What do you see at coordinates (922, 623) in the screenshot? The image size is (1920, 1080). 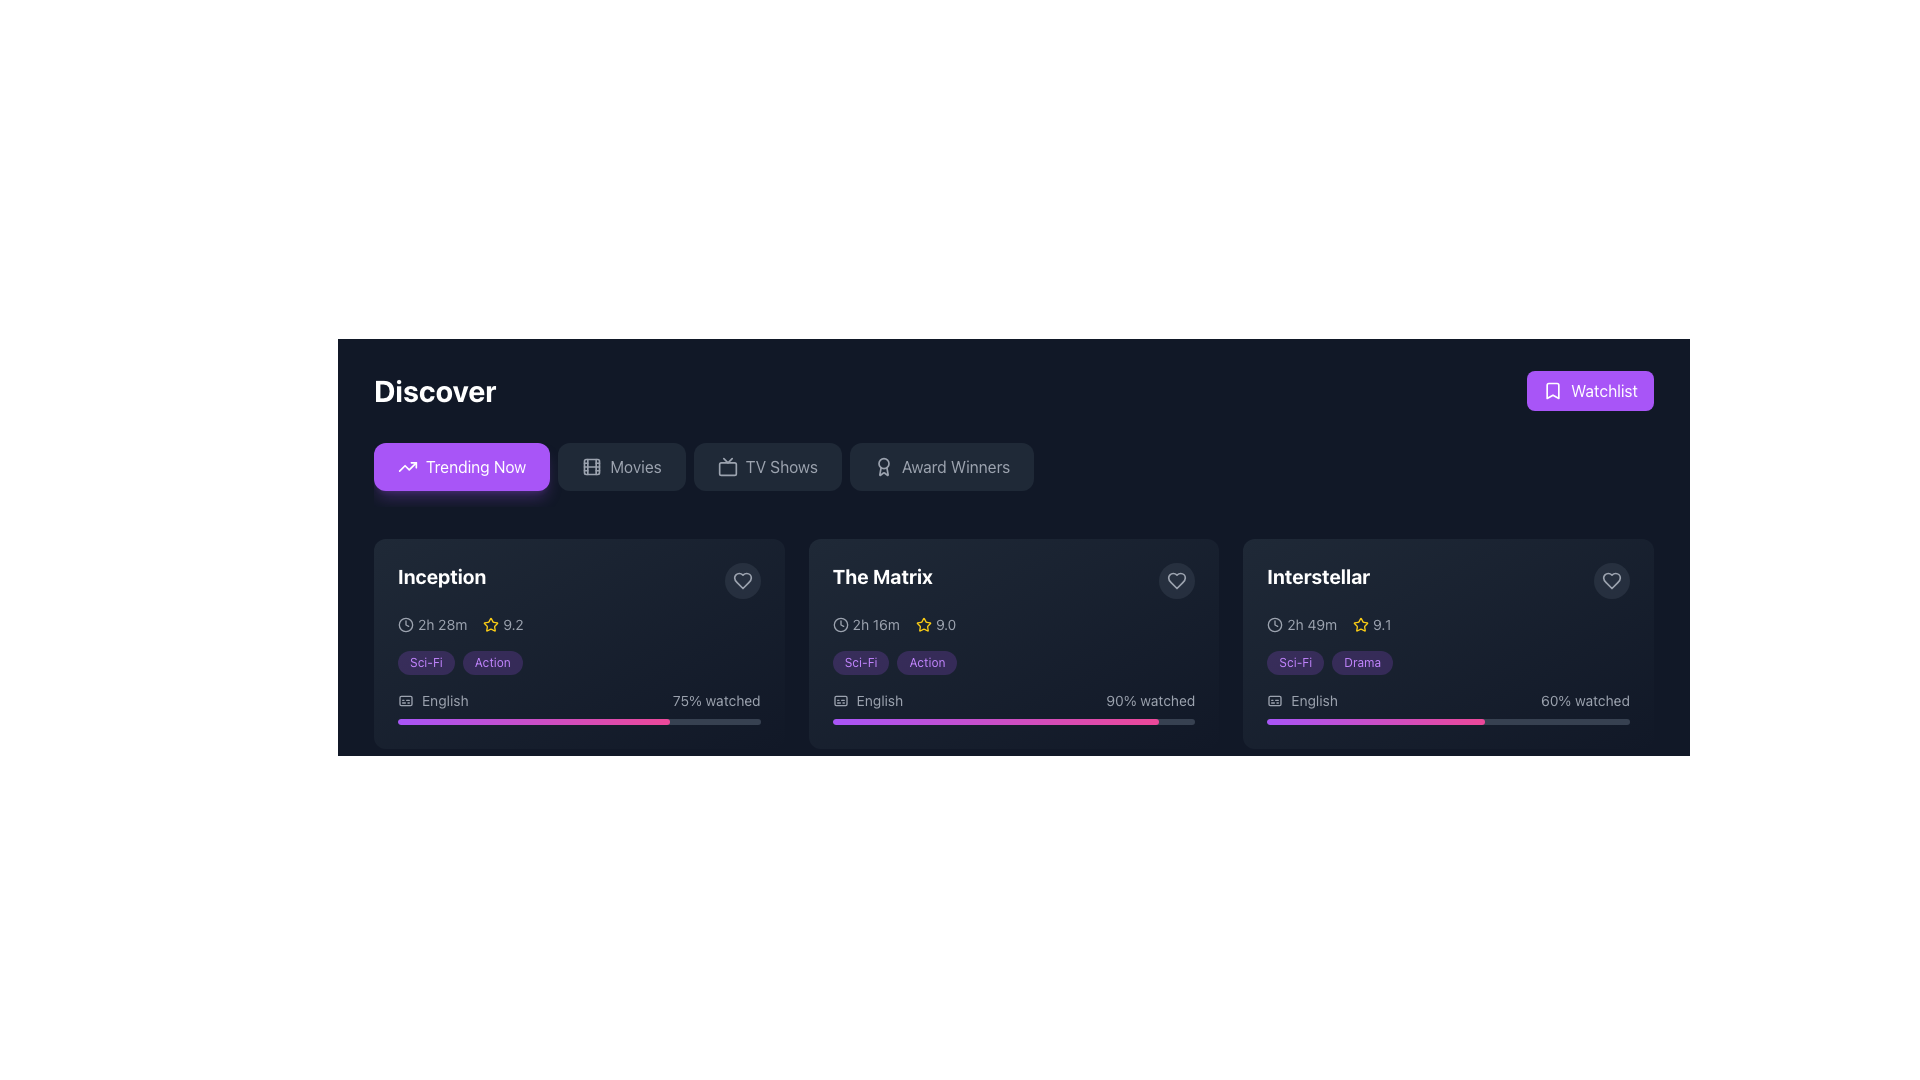 I see `the star icon representing the rating for the movie 'The Matrix' located adjacent to the numeric text '9.0'` at bounding box center [922, 623].